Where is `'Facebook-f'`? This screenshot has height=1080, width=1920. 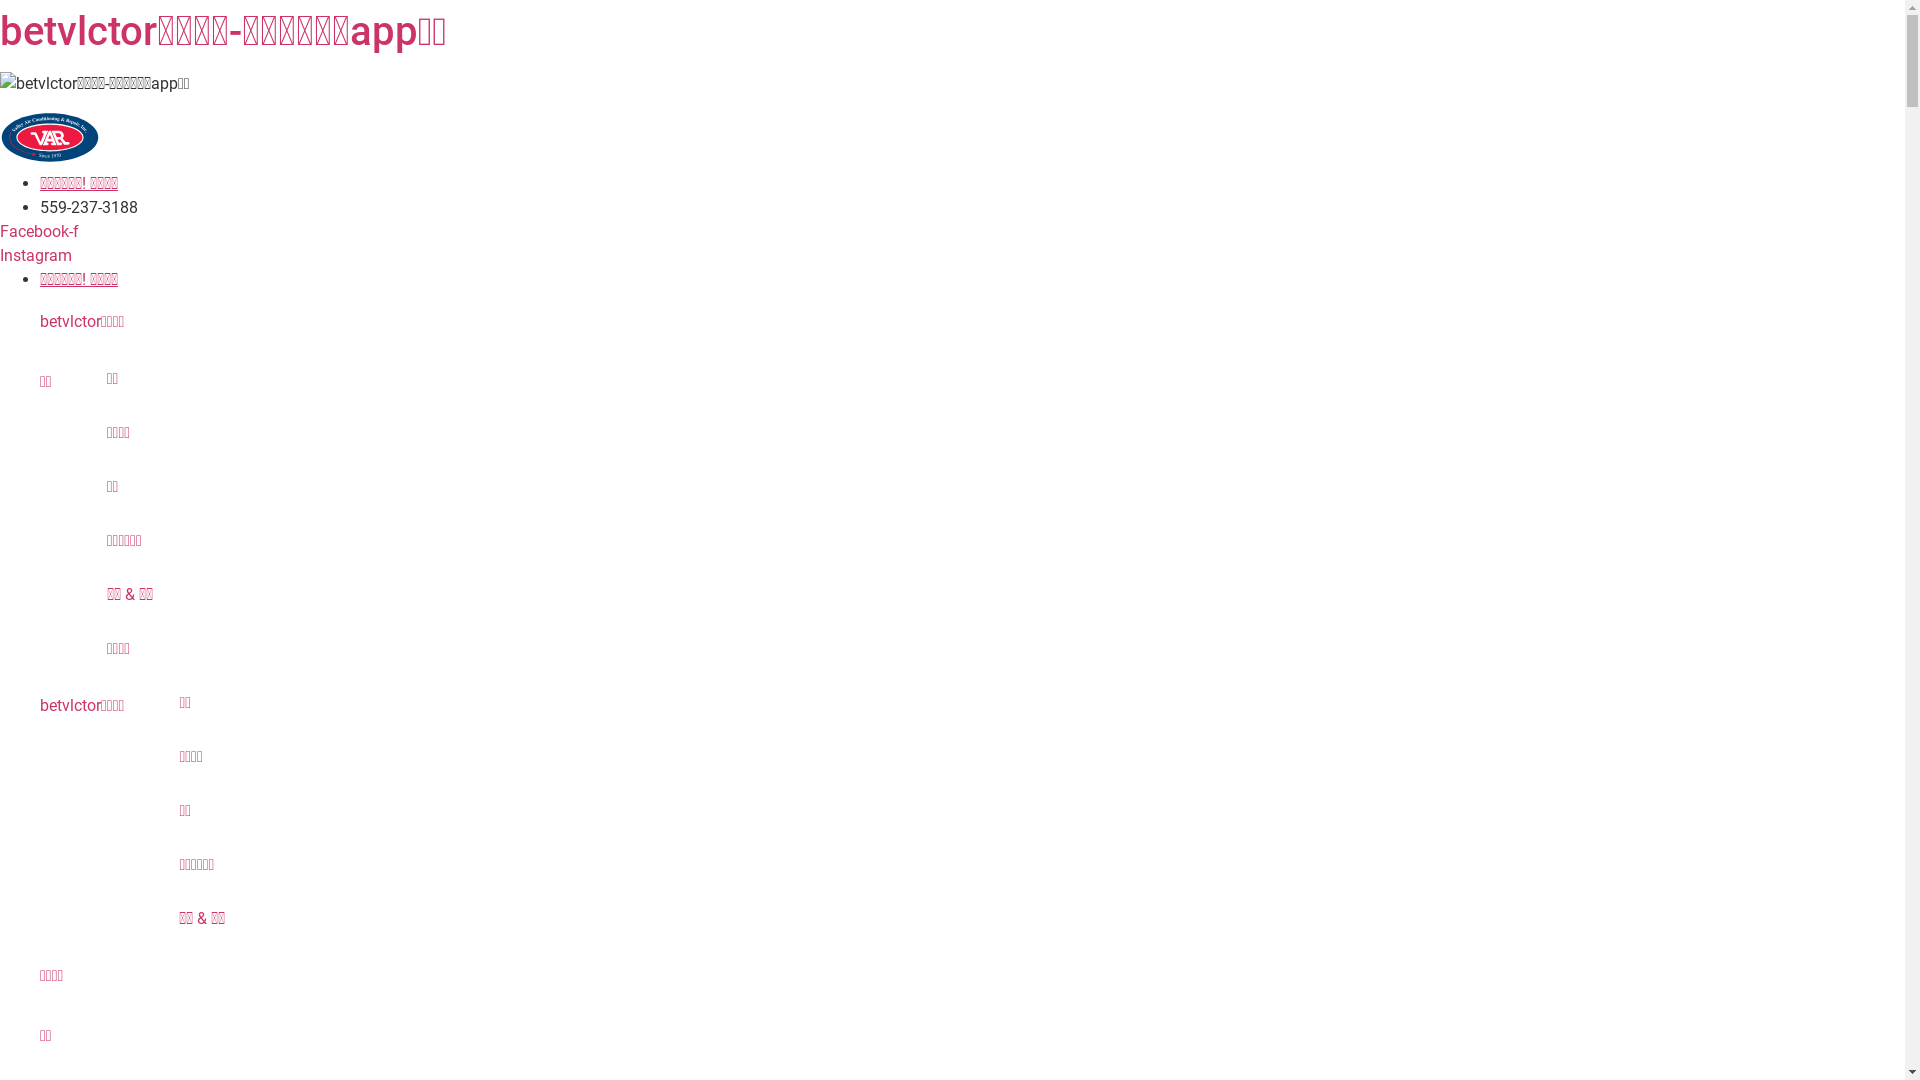 'Facebook-f' is located at coordinates (0, 230).